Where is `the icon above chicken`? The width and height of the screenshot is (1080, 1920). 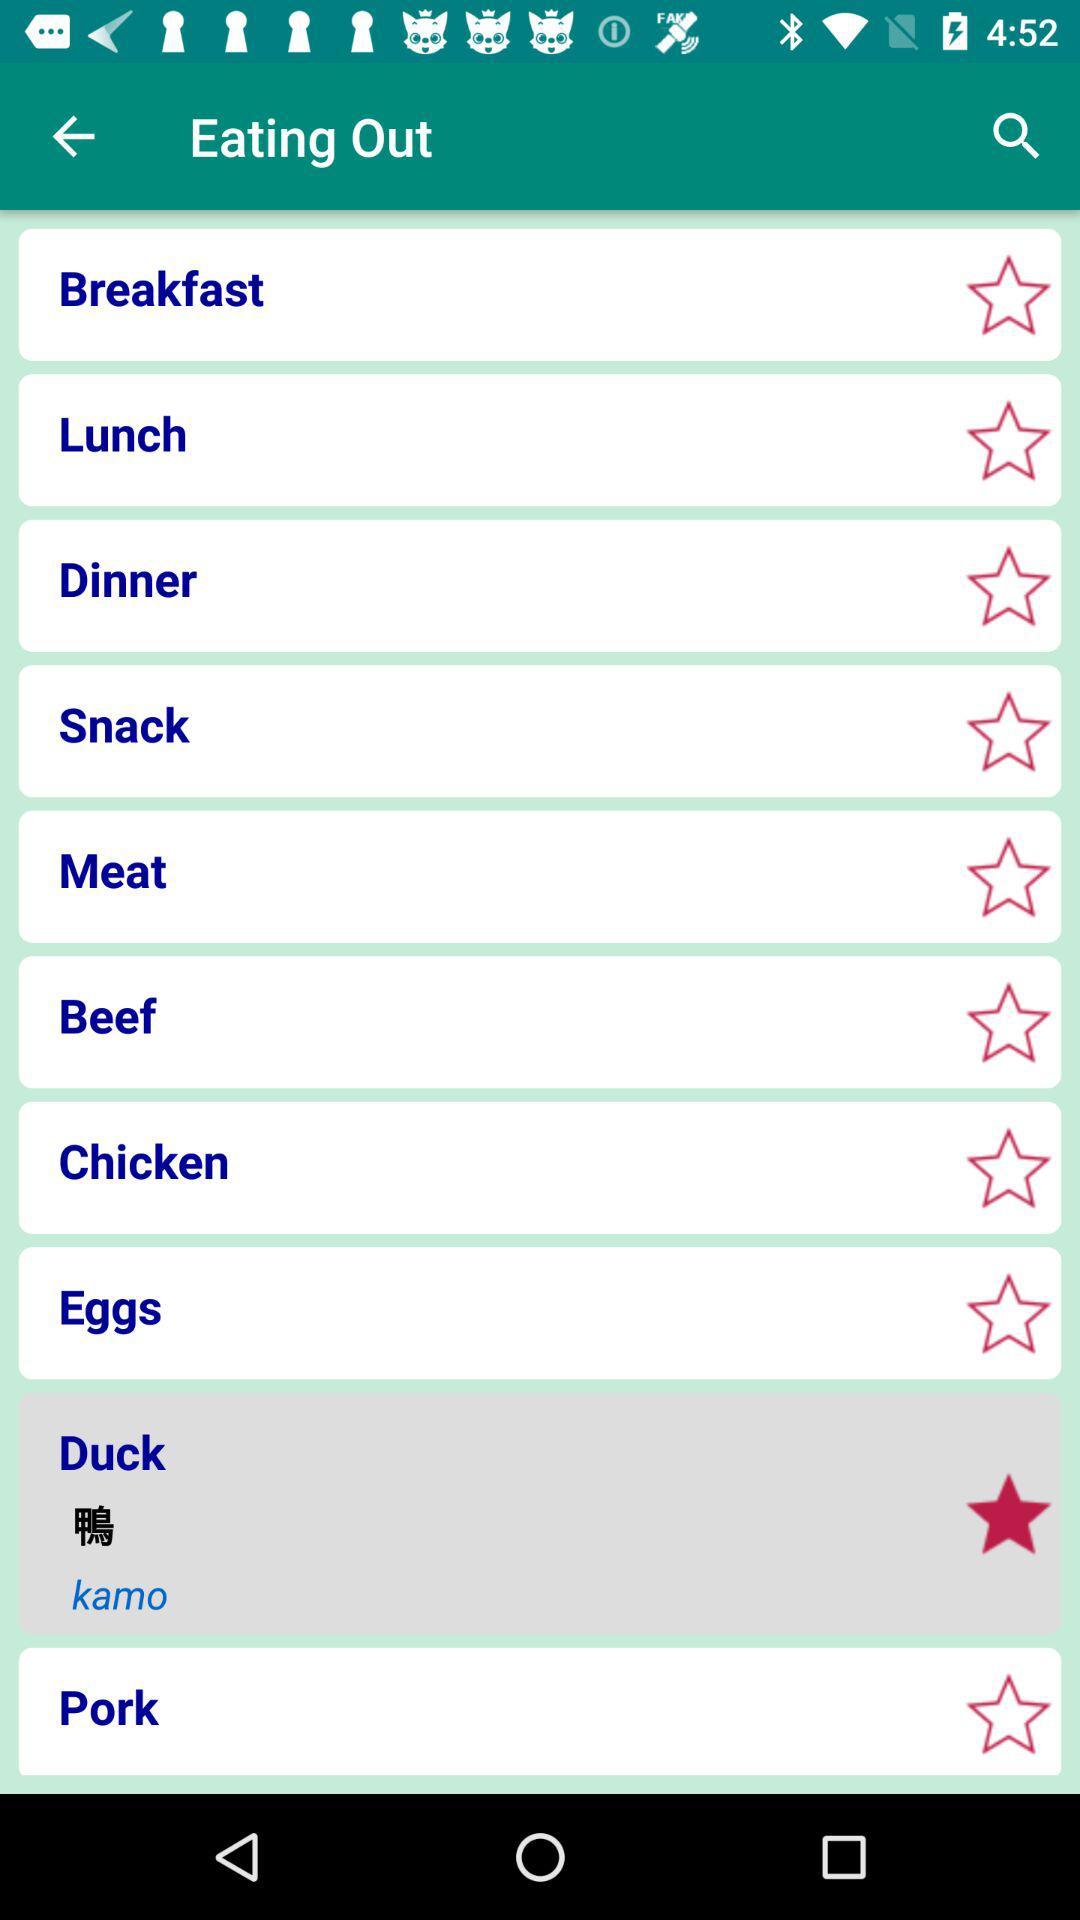 the icon above chicken is located at coordinates (481, 1015).